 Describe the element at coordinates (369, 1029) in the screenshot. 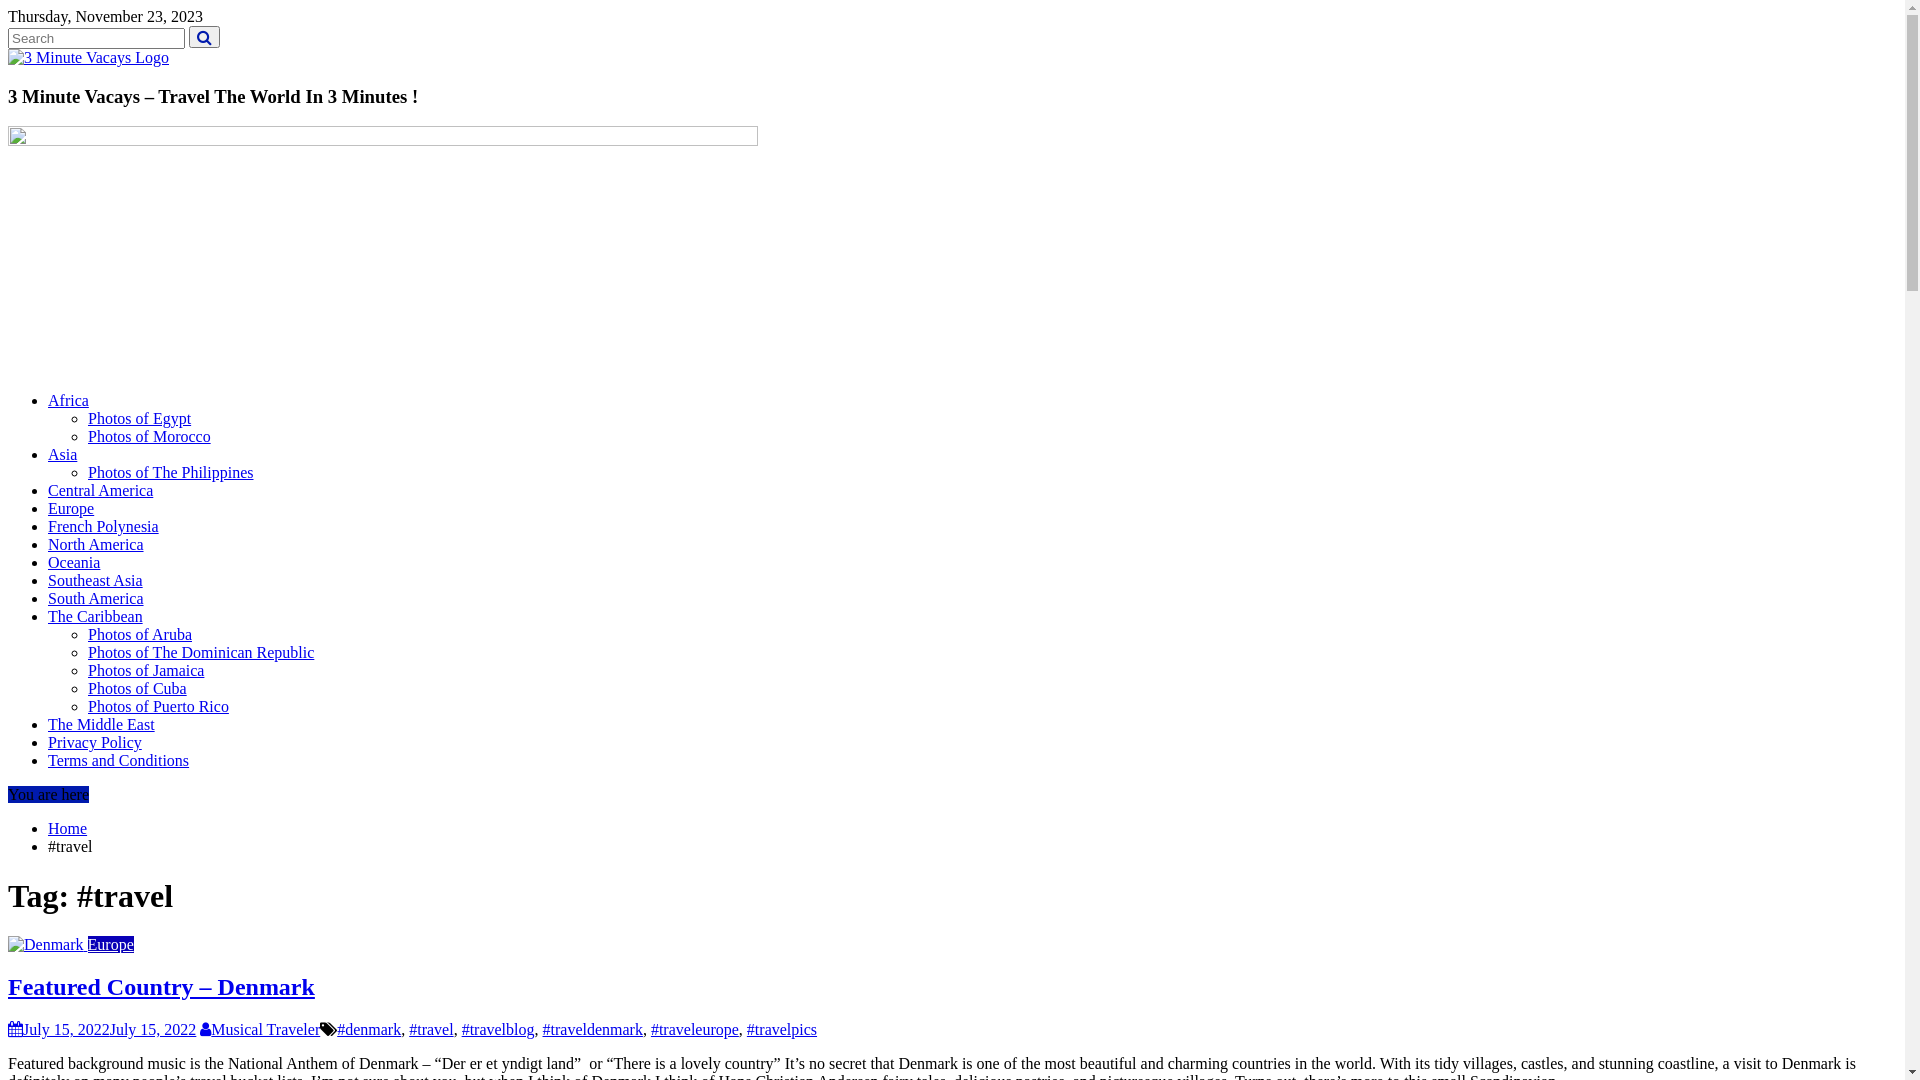

I see `'#denmark'` at that location.